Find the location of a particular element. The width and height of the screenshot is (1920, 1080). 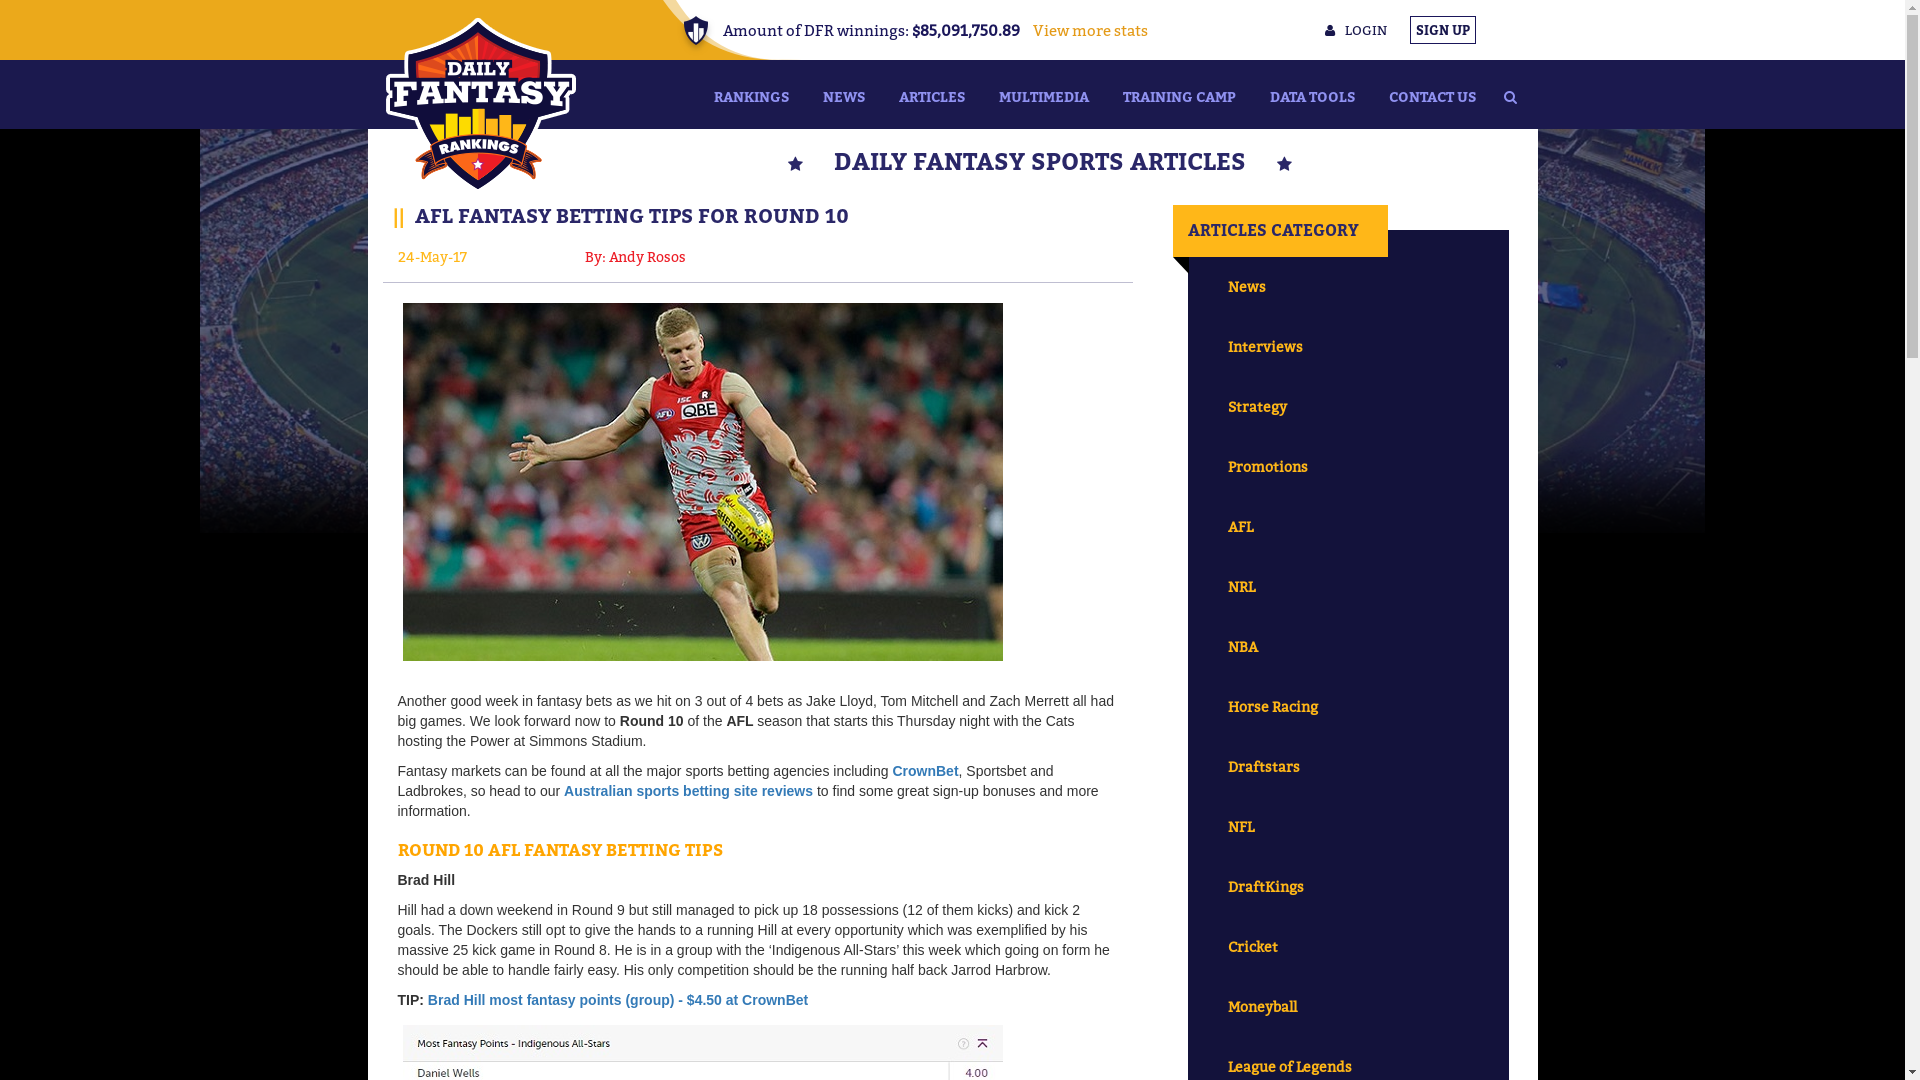

'NFL' is located at coordinates (1348, 826).